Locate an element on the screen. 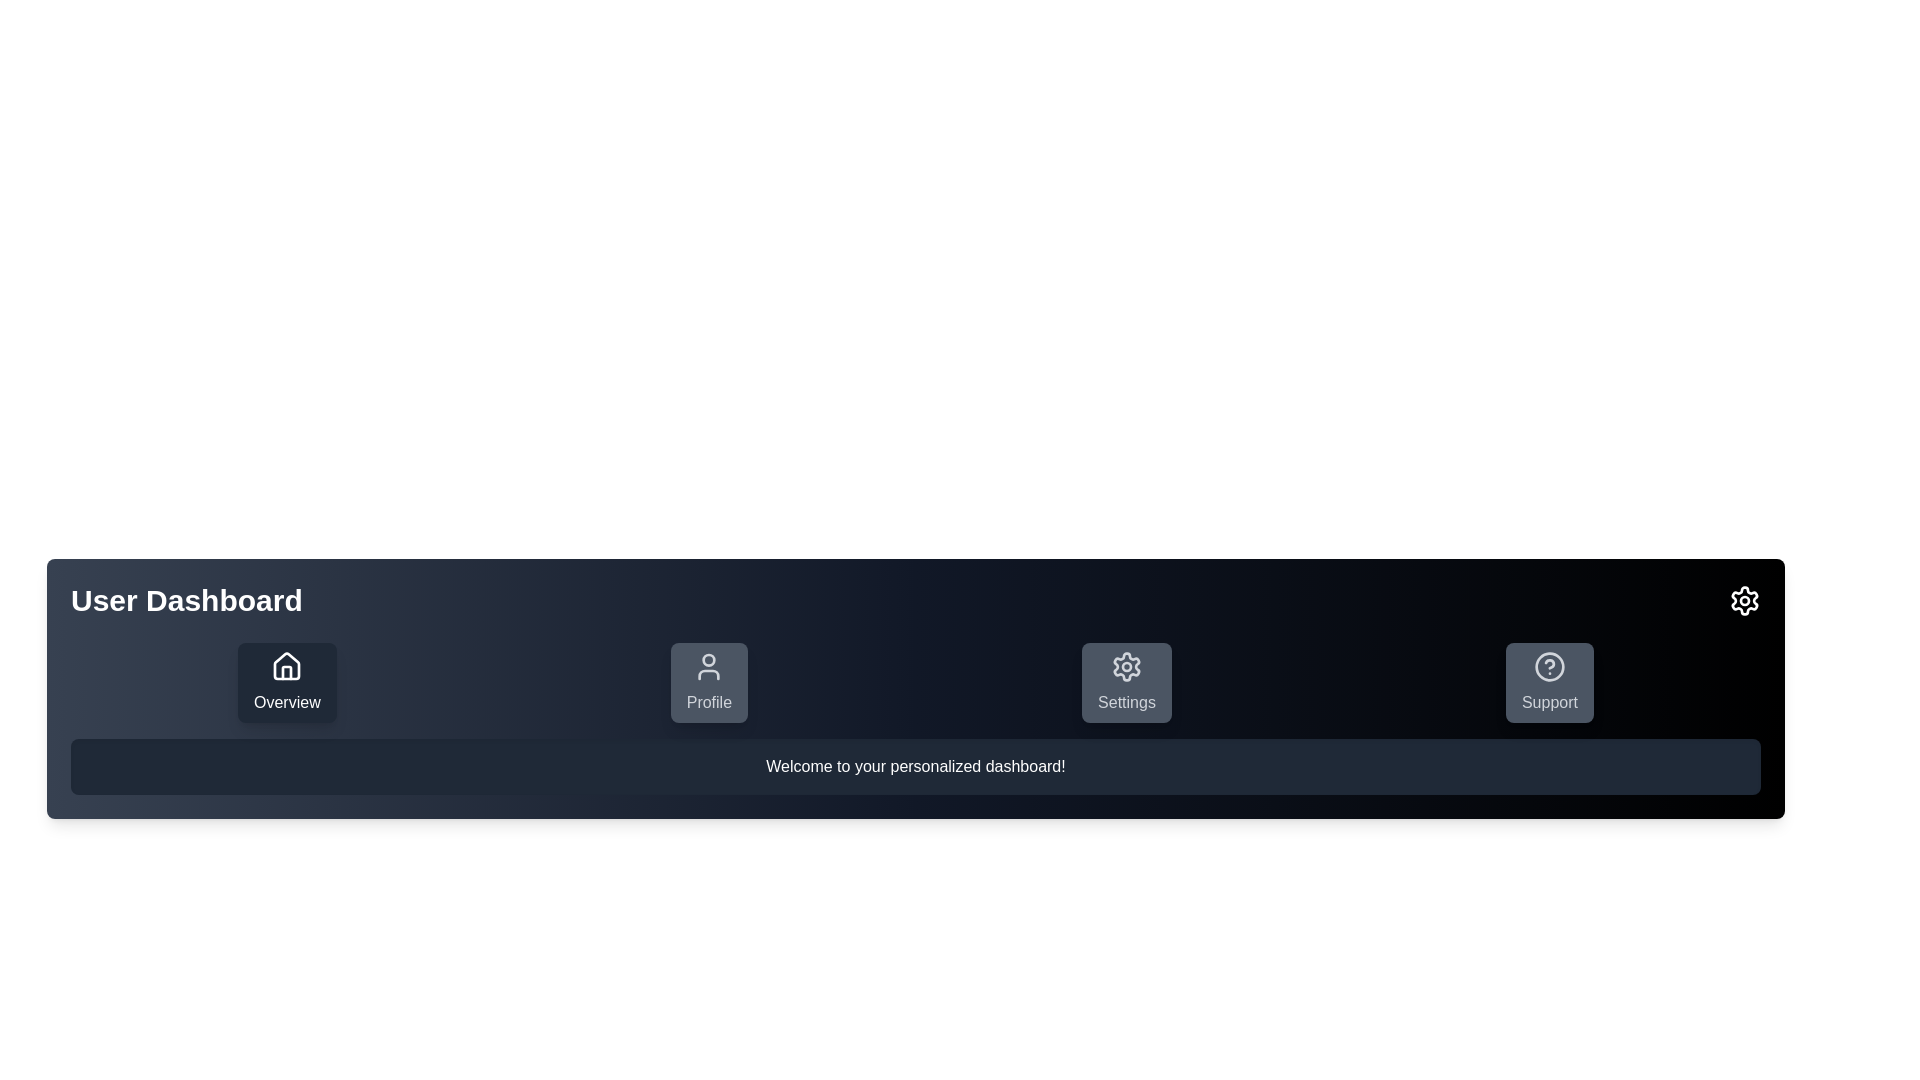  the minimalist house SVG icon located at the center of the 'Overview' button, positioned above its textual label is located at coordinates (286, 667).